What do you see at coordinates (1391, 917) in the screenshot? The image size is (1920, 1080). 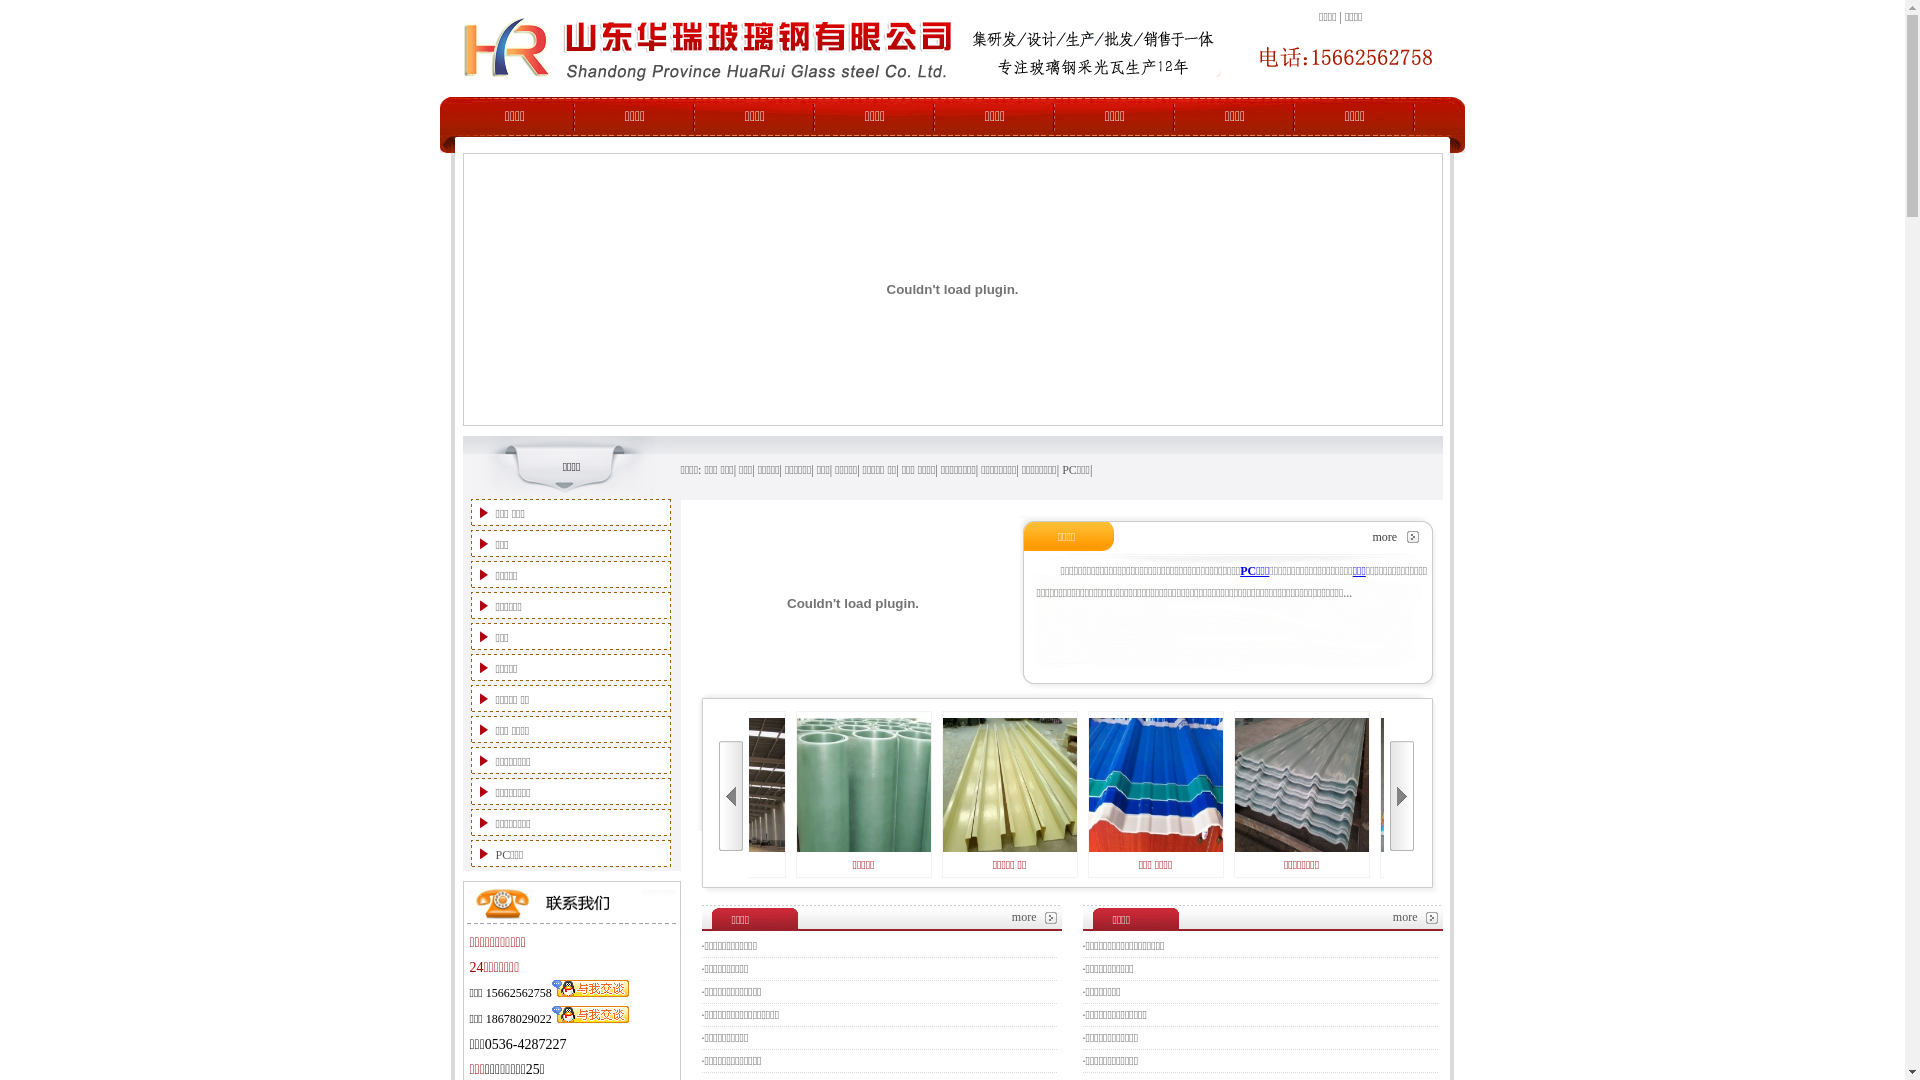 I see `'more'` at bounding box center [1391, 917].